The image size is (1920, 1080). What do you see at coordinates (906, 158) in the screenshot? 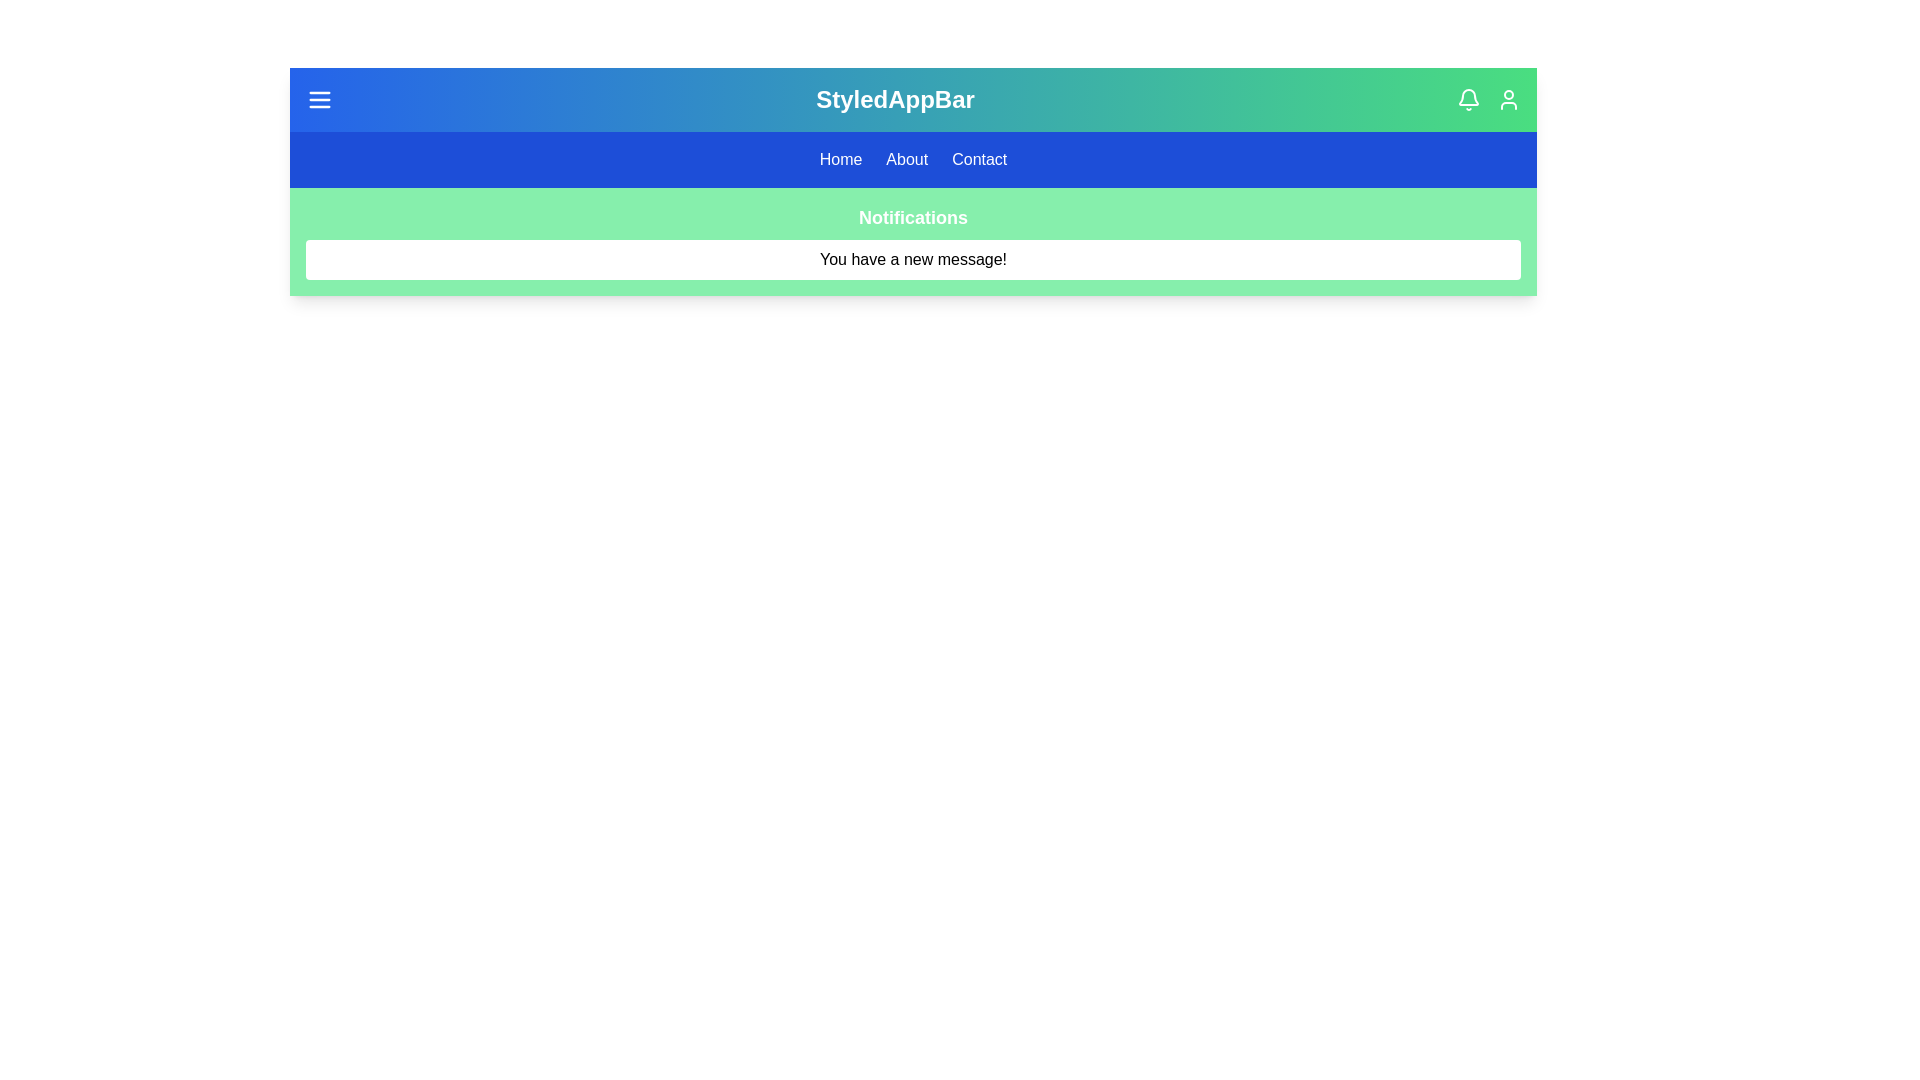
I see `the second item in the horizontal navigation menu labeled 'About'` at bounding box center [906, 158].